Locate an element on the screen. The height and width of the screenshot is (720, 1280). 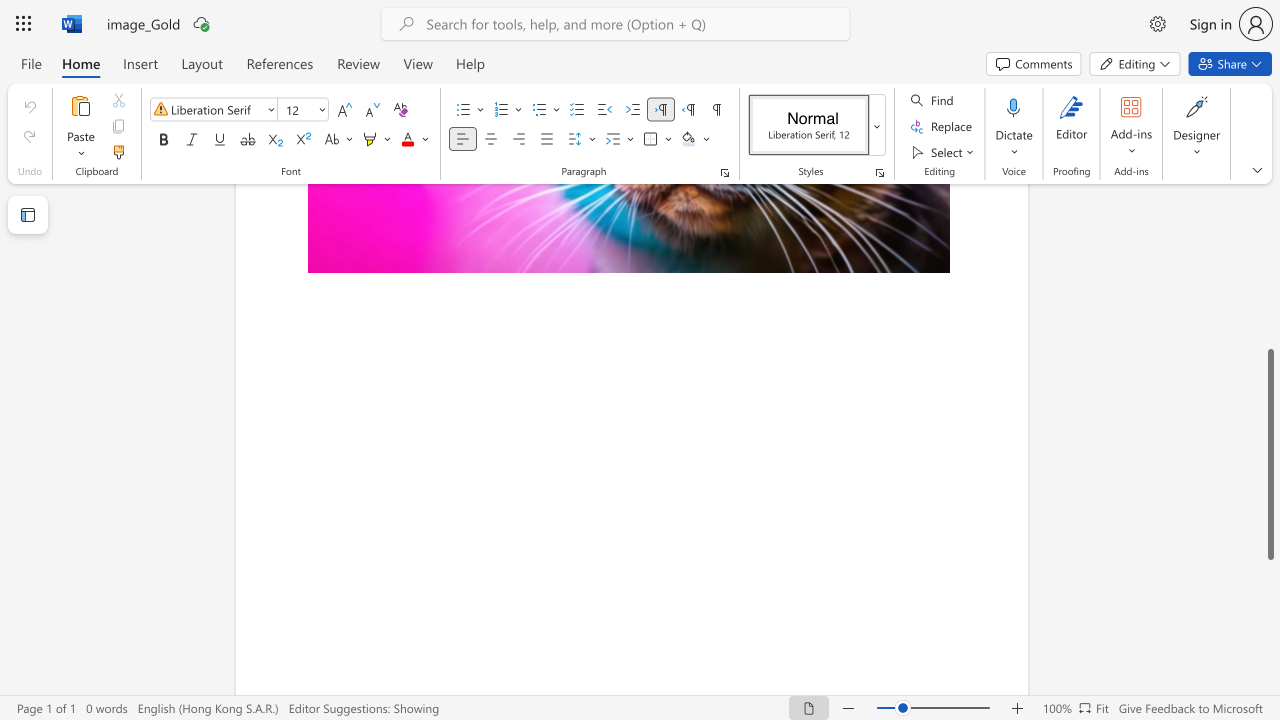
the right-hand scrollbar to ascend the page is located at coordinates (1269, 280).